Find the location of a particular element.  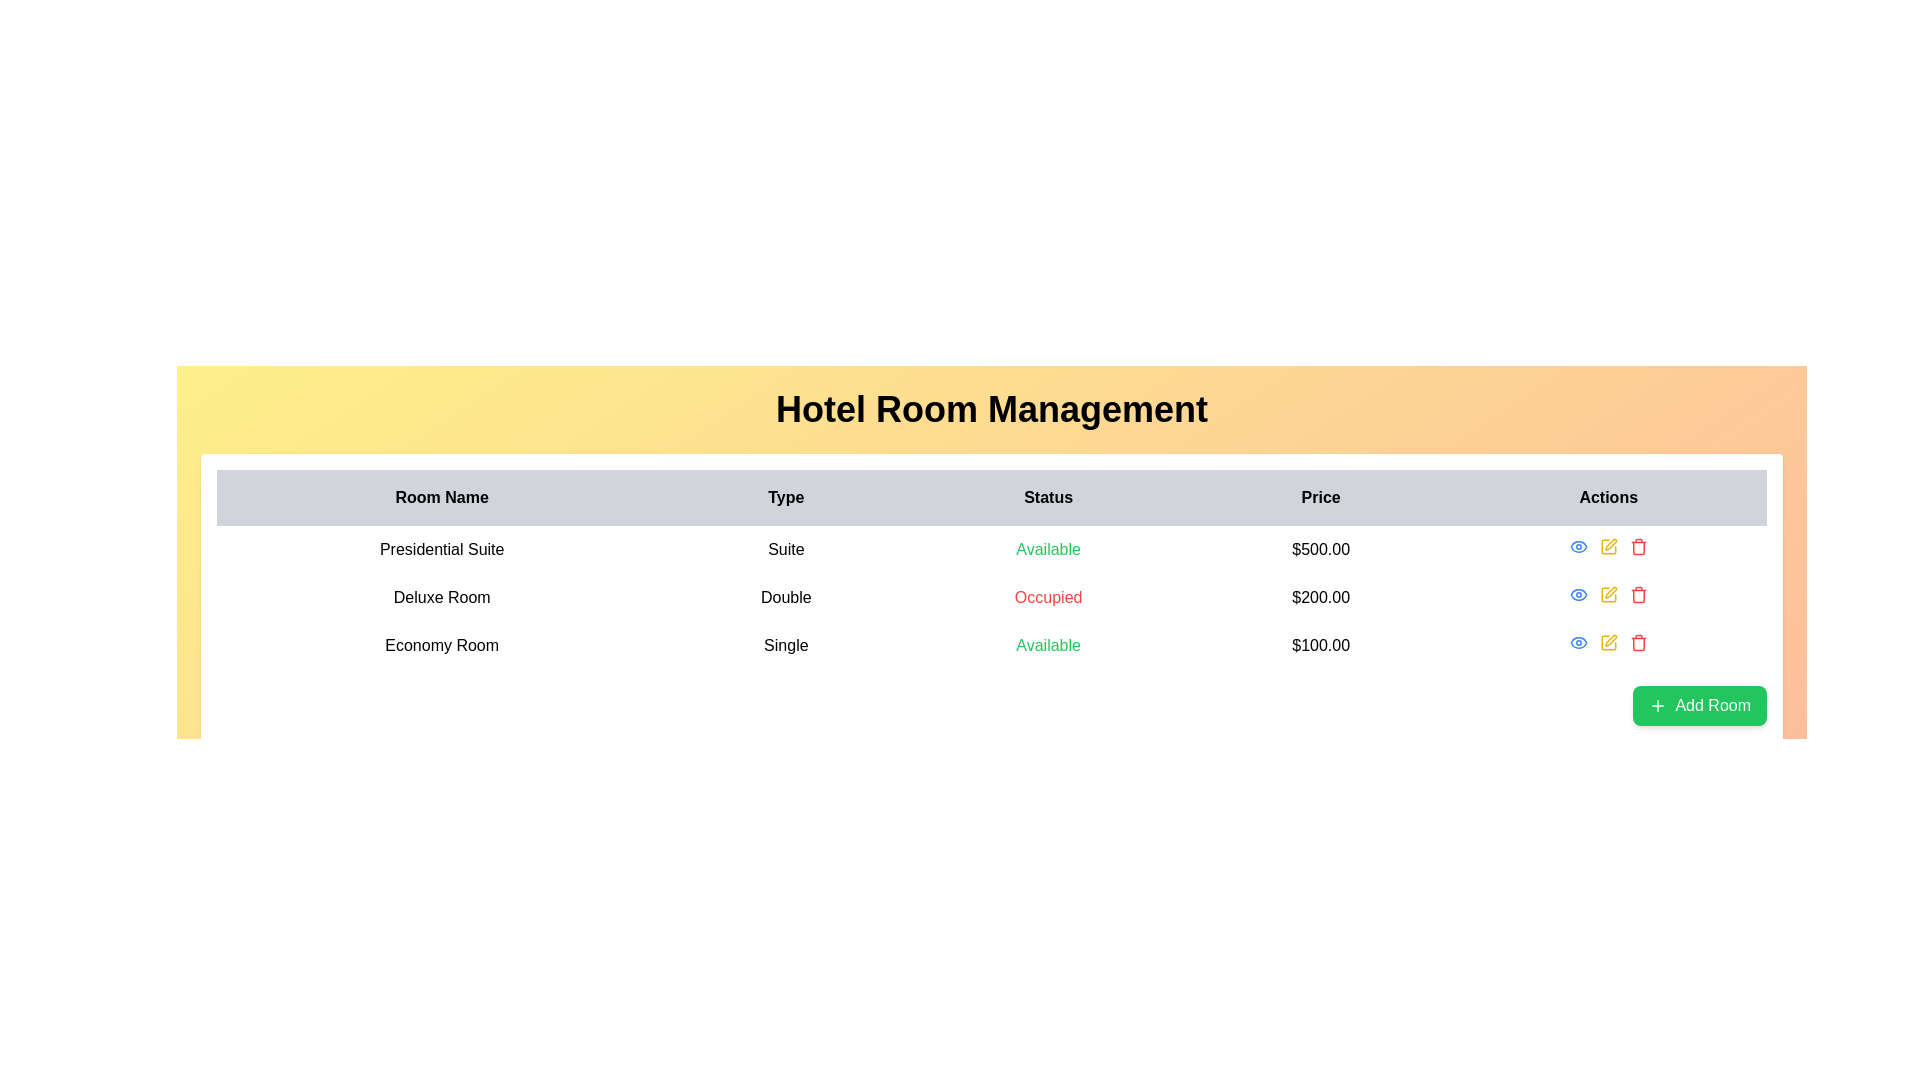

the red trash bin icon in the Actions column of the third row of the table is located at coordinates (1638, 548).